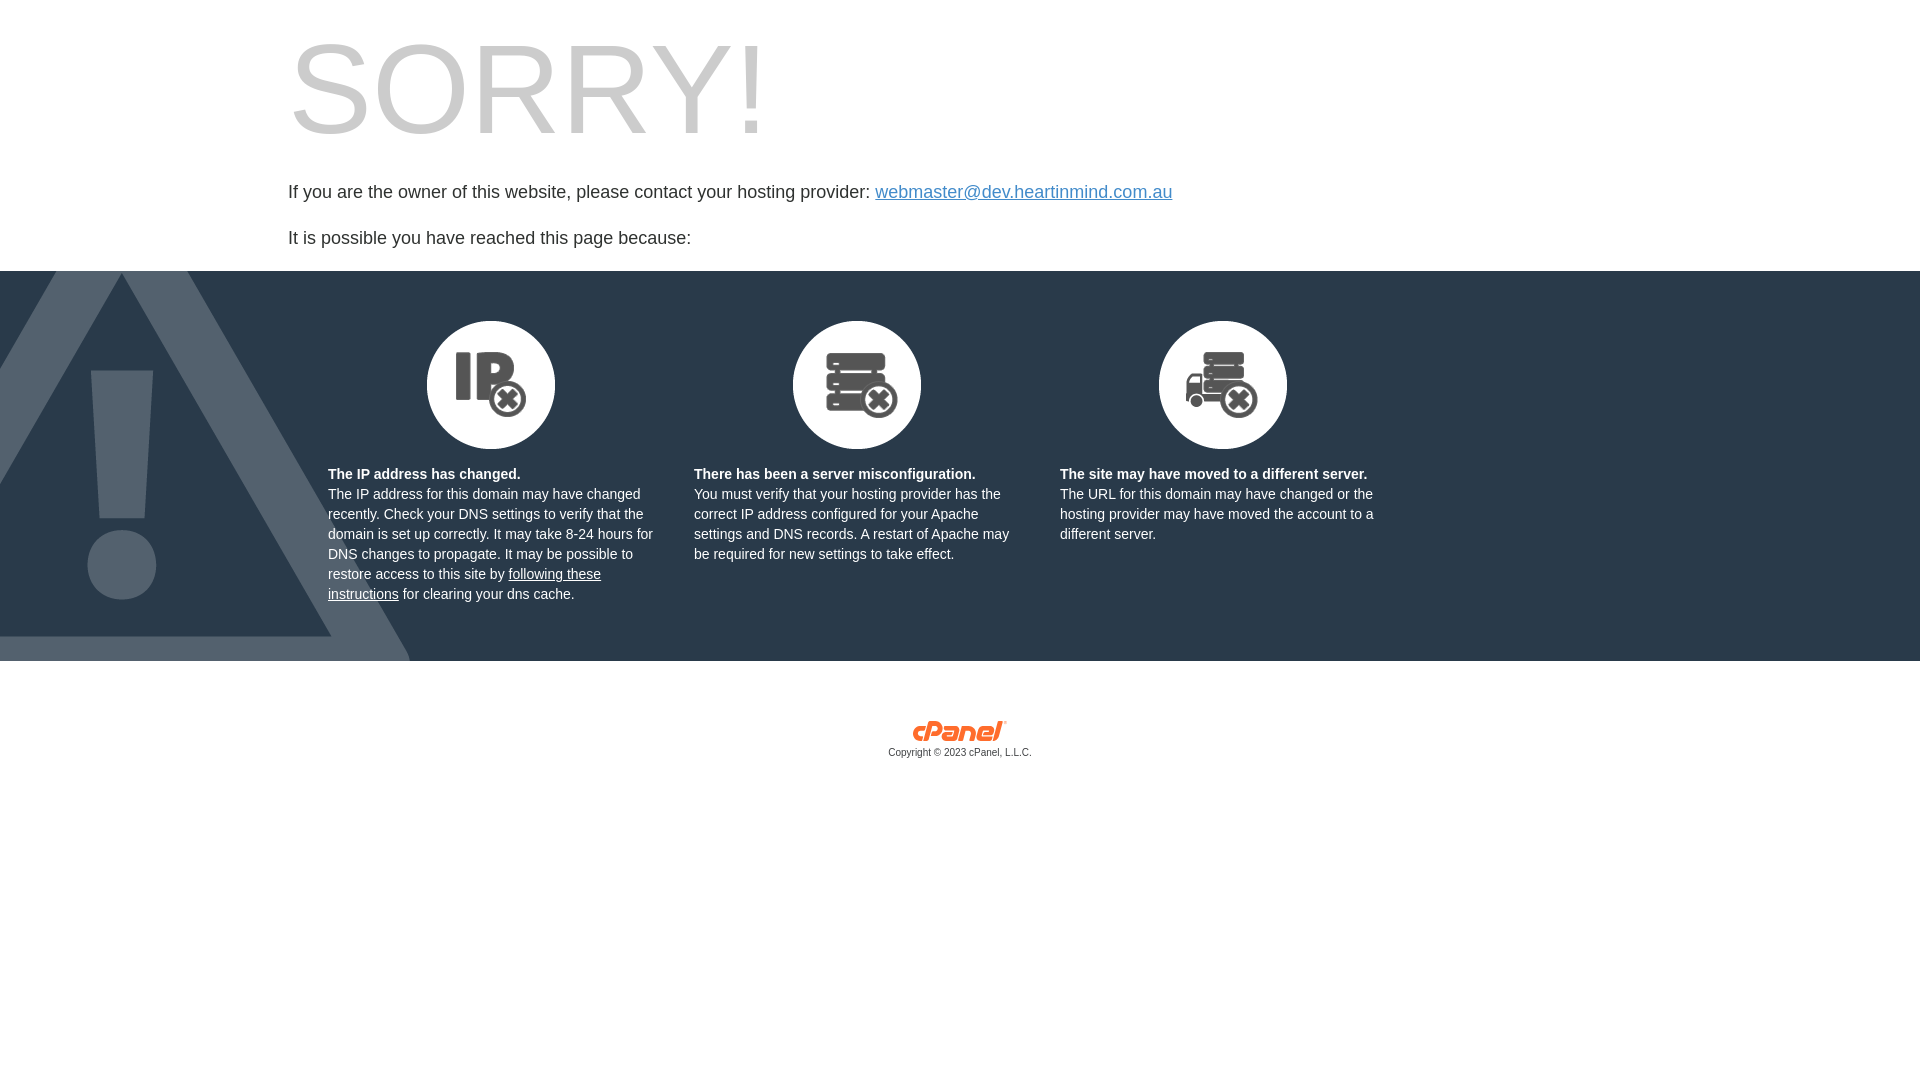 The height and width of the screenshot is (1080, 1920). Describe the element at coordinates (1023, 192) in the screenshot. I see `'webmaster@dev.heartinmind.com.au'` at that location.